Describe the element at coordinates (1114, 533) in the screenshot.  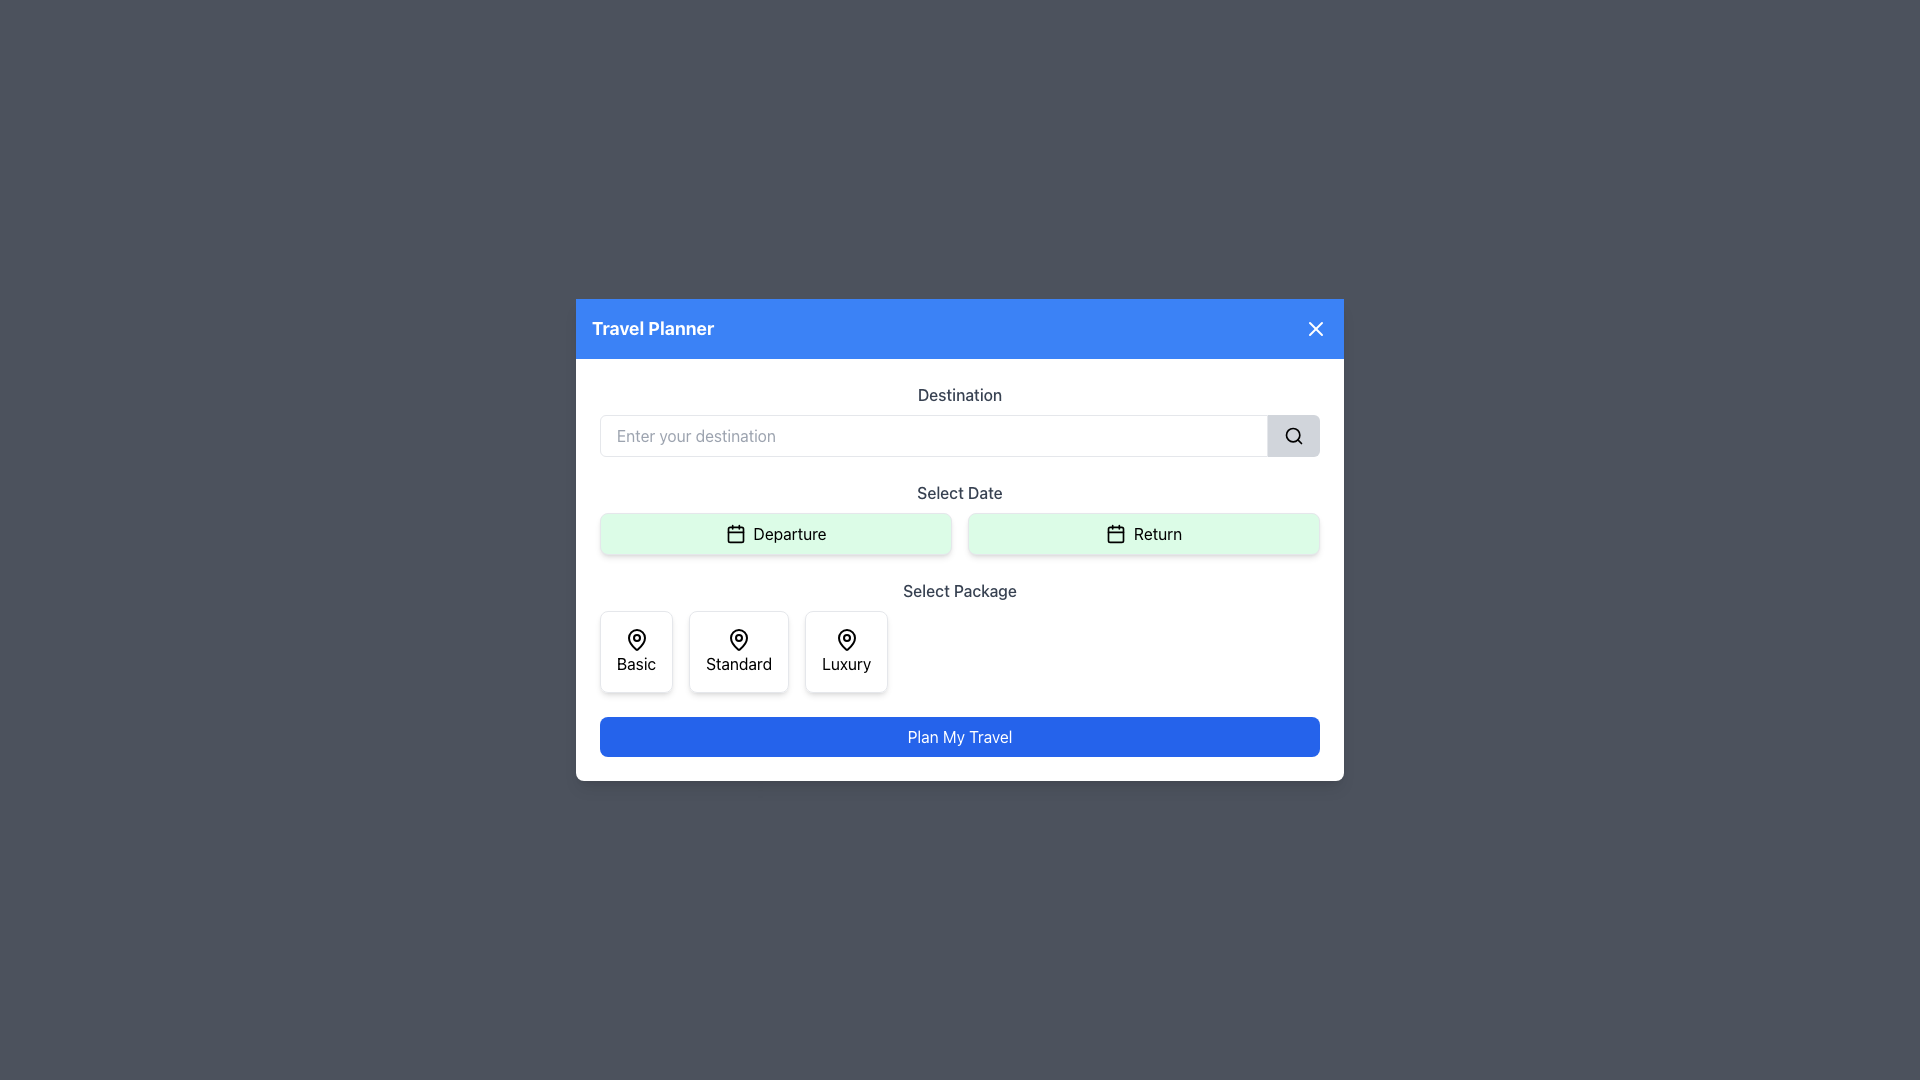
I see `structural graphic element of the calendar icon located at the center of the 'Return' button under the 'Select Date' section using developer tools` at that location.